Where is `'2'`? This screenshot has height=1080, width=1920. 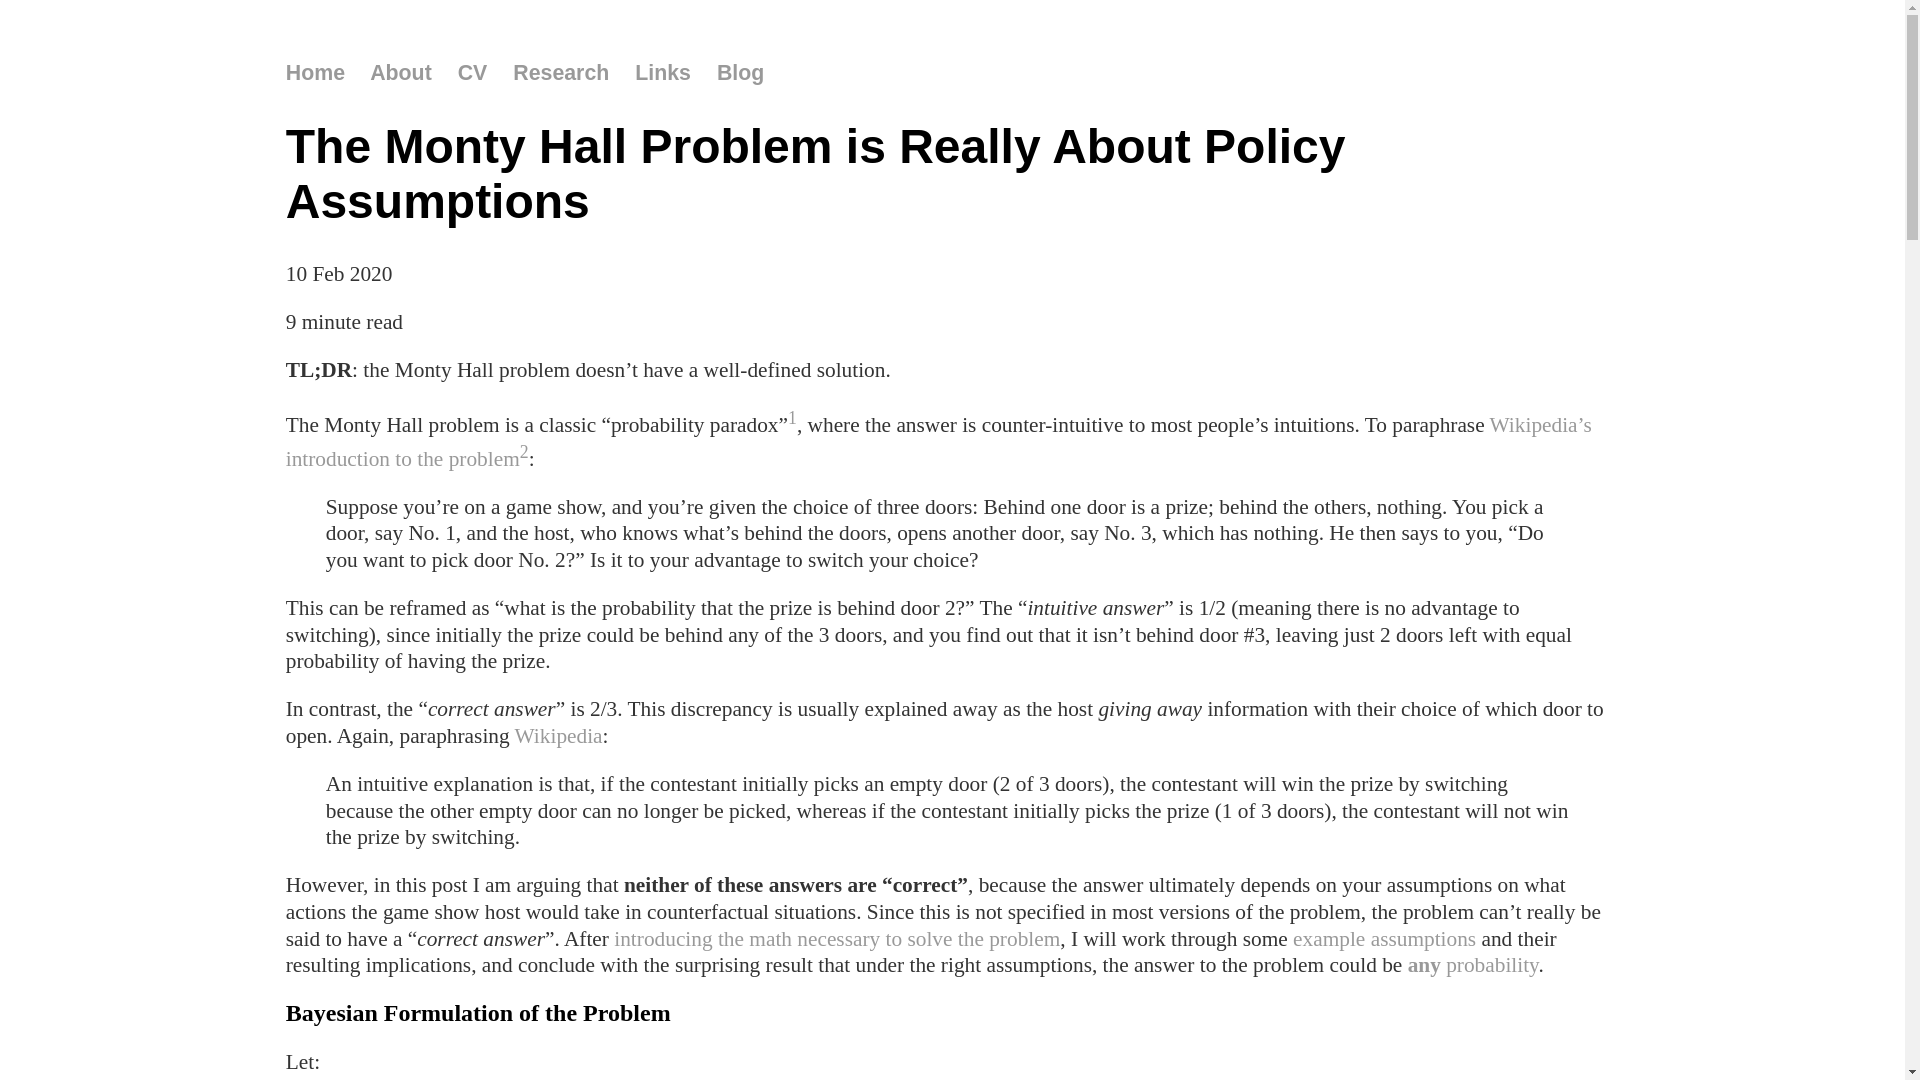
'2' is located at coordinates (524, 451).